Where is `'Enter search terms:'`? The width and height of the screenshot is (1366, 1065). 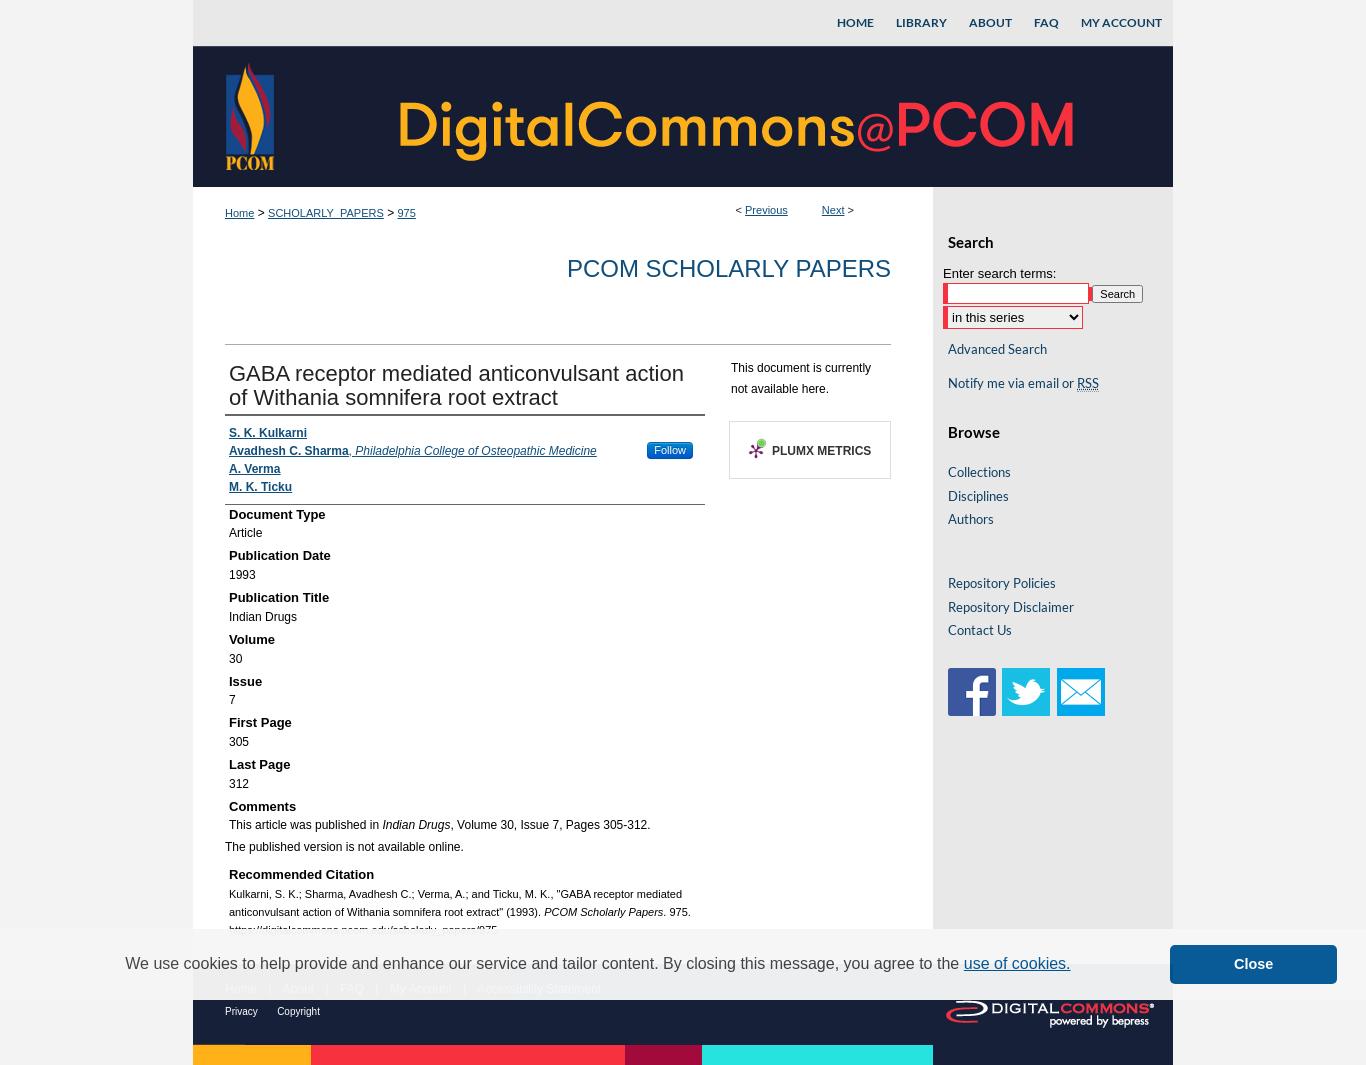
'Enter search terms:' is located at coordinates (999, 271).